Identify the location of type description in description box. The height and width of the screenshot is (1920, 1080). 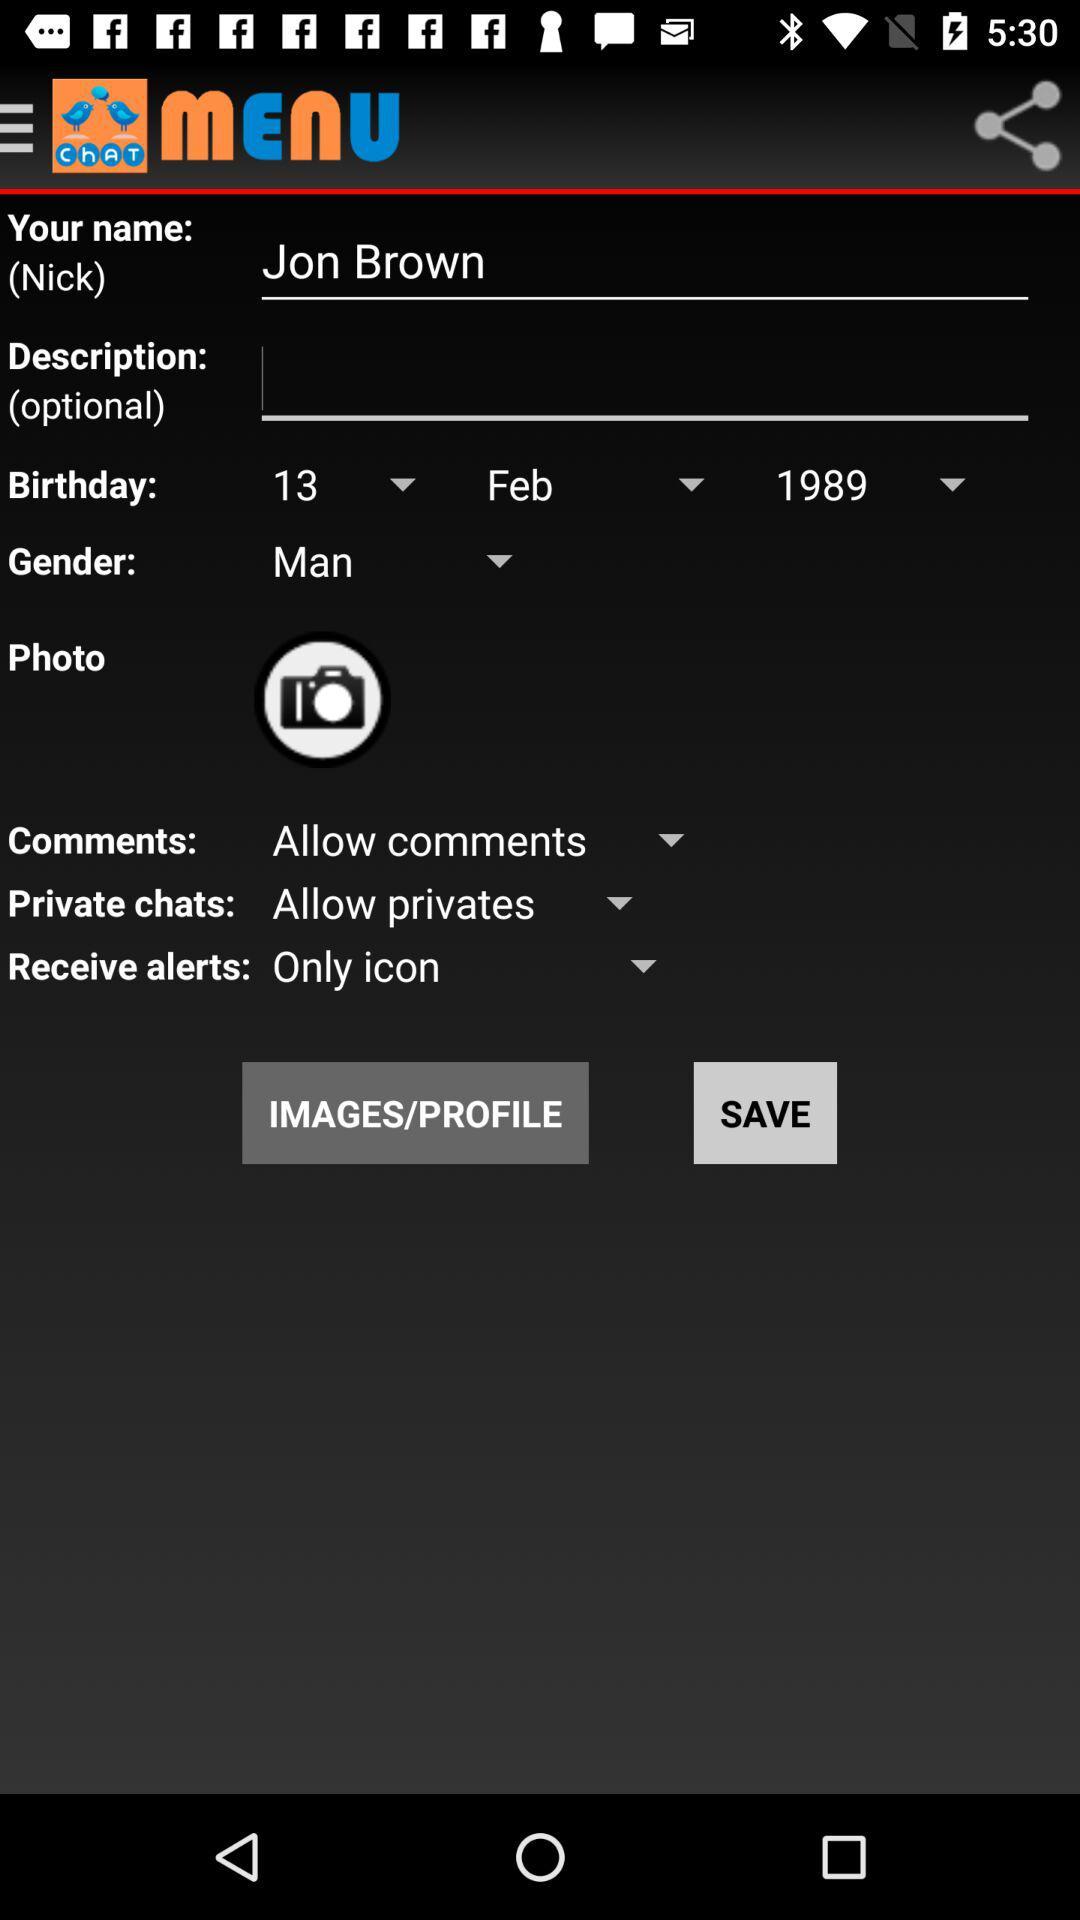
(644, 379).